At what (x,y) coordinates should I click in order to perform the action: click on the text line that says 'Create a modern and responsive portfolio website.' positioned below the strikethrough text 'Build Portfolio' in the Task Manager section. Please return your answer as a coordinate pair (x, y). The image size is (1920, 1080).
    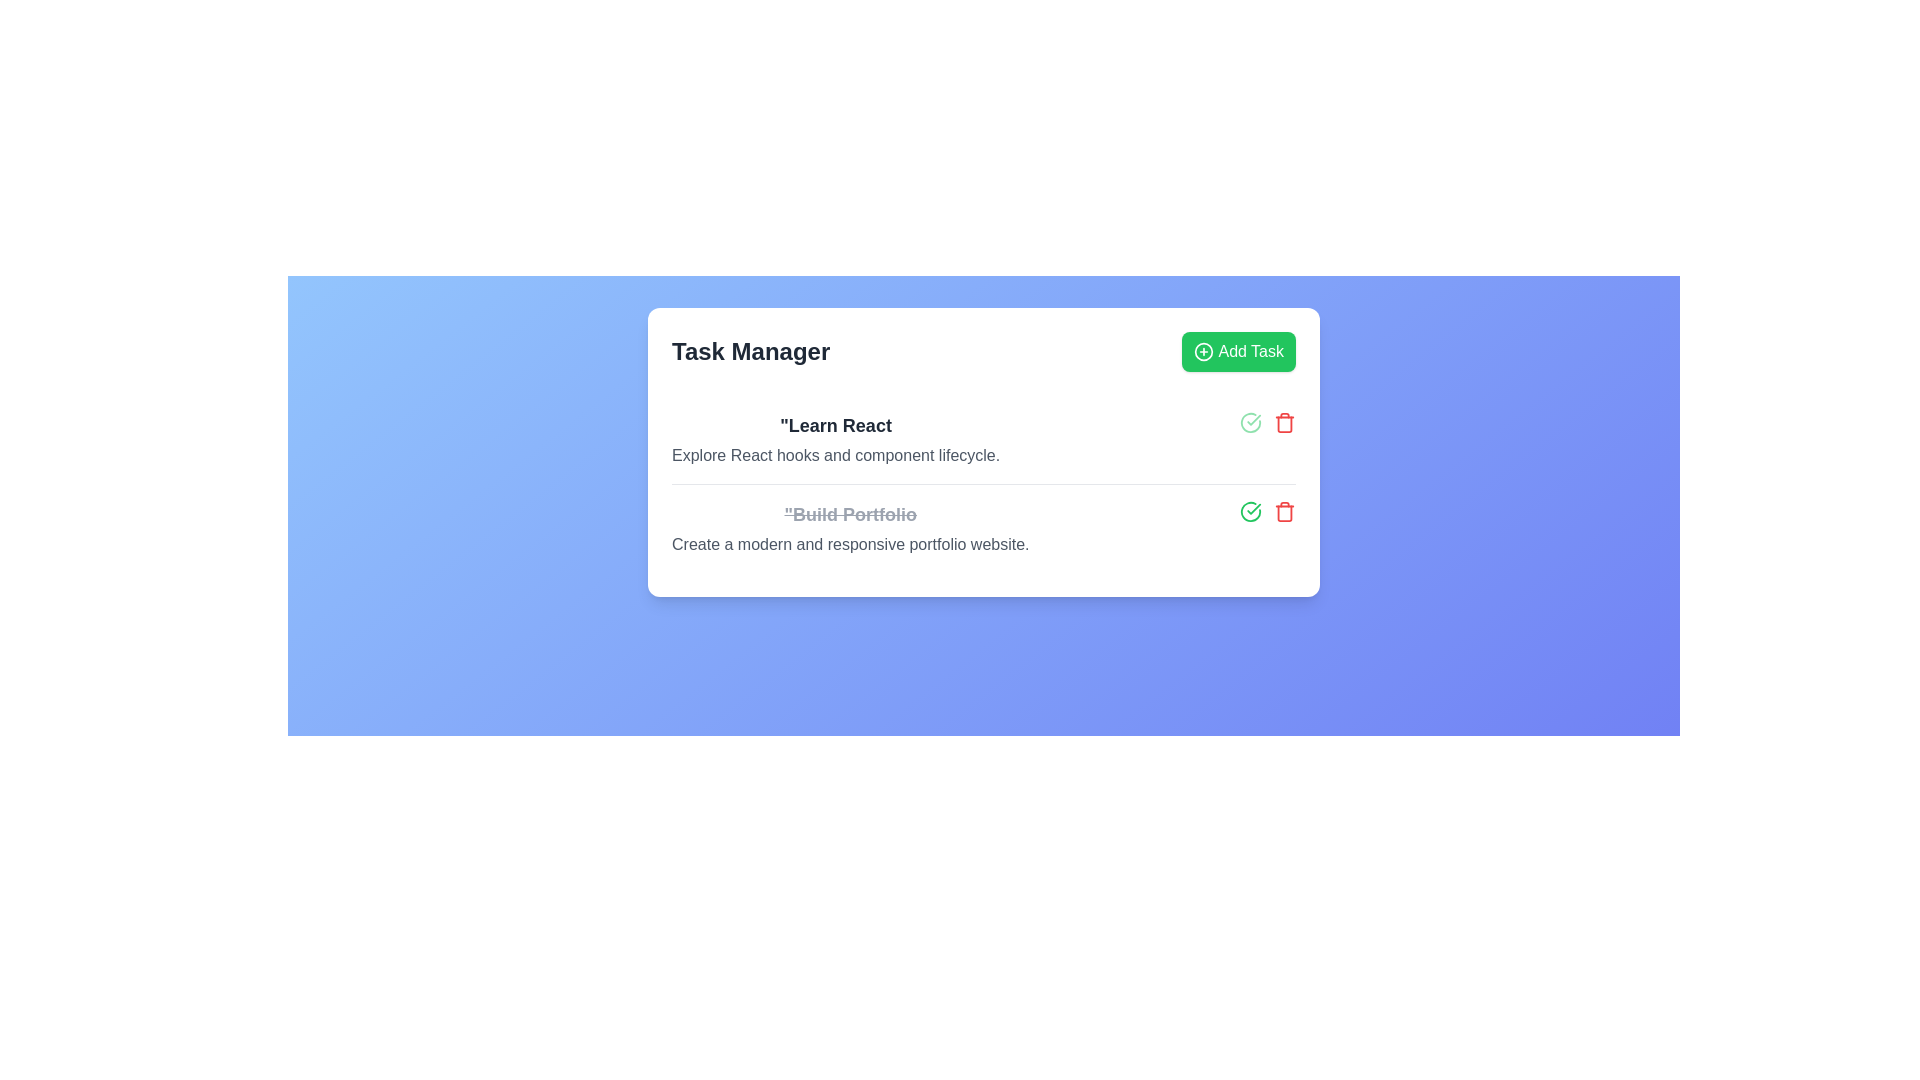
    Looking at the image, I should click on (850, 544).